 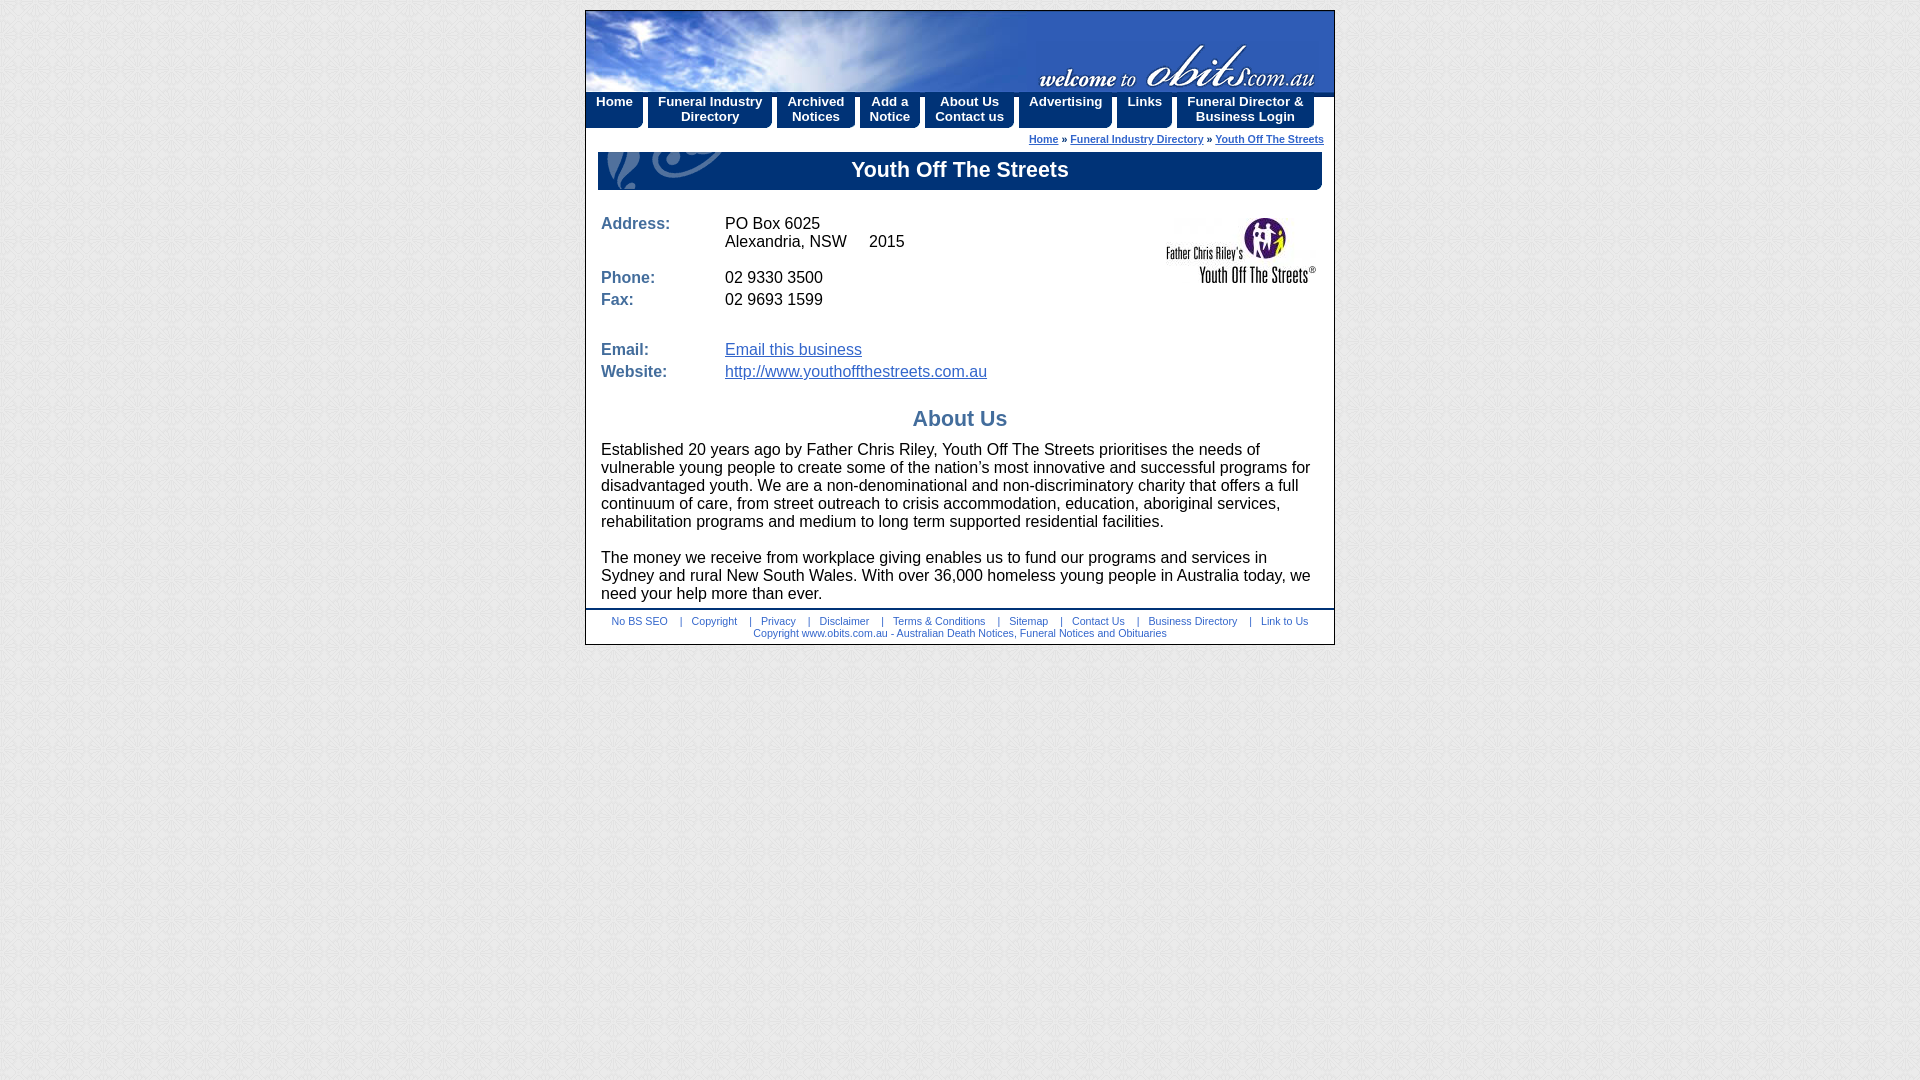 I want to click on 'Business Directory', so click(x=1192, y=620).